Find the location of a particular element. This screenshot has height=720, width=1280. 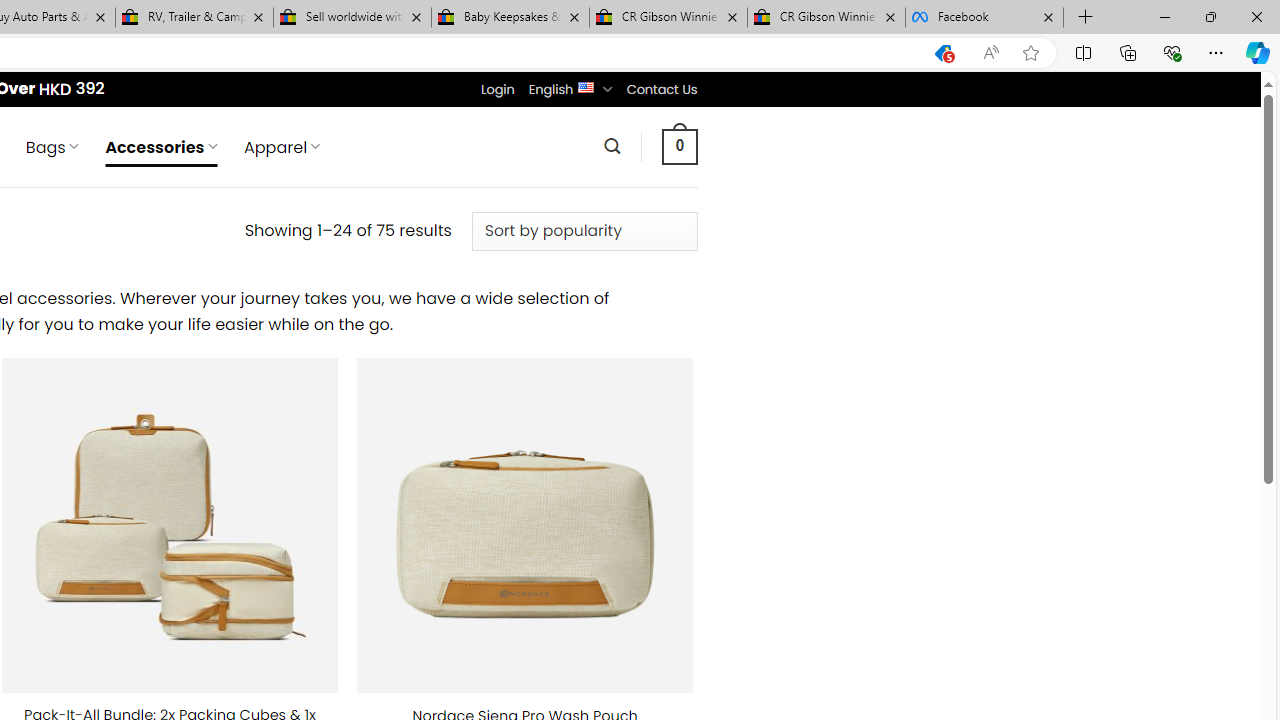

'Contact Us' is located at coordinates (661, 88).